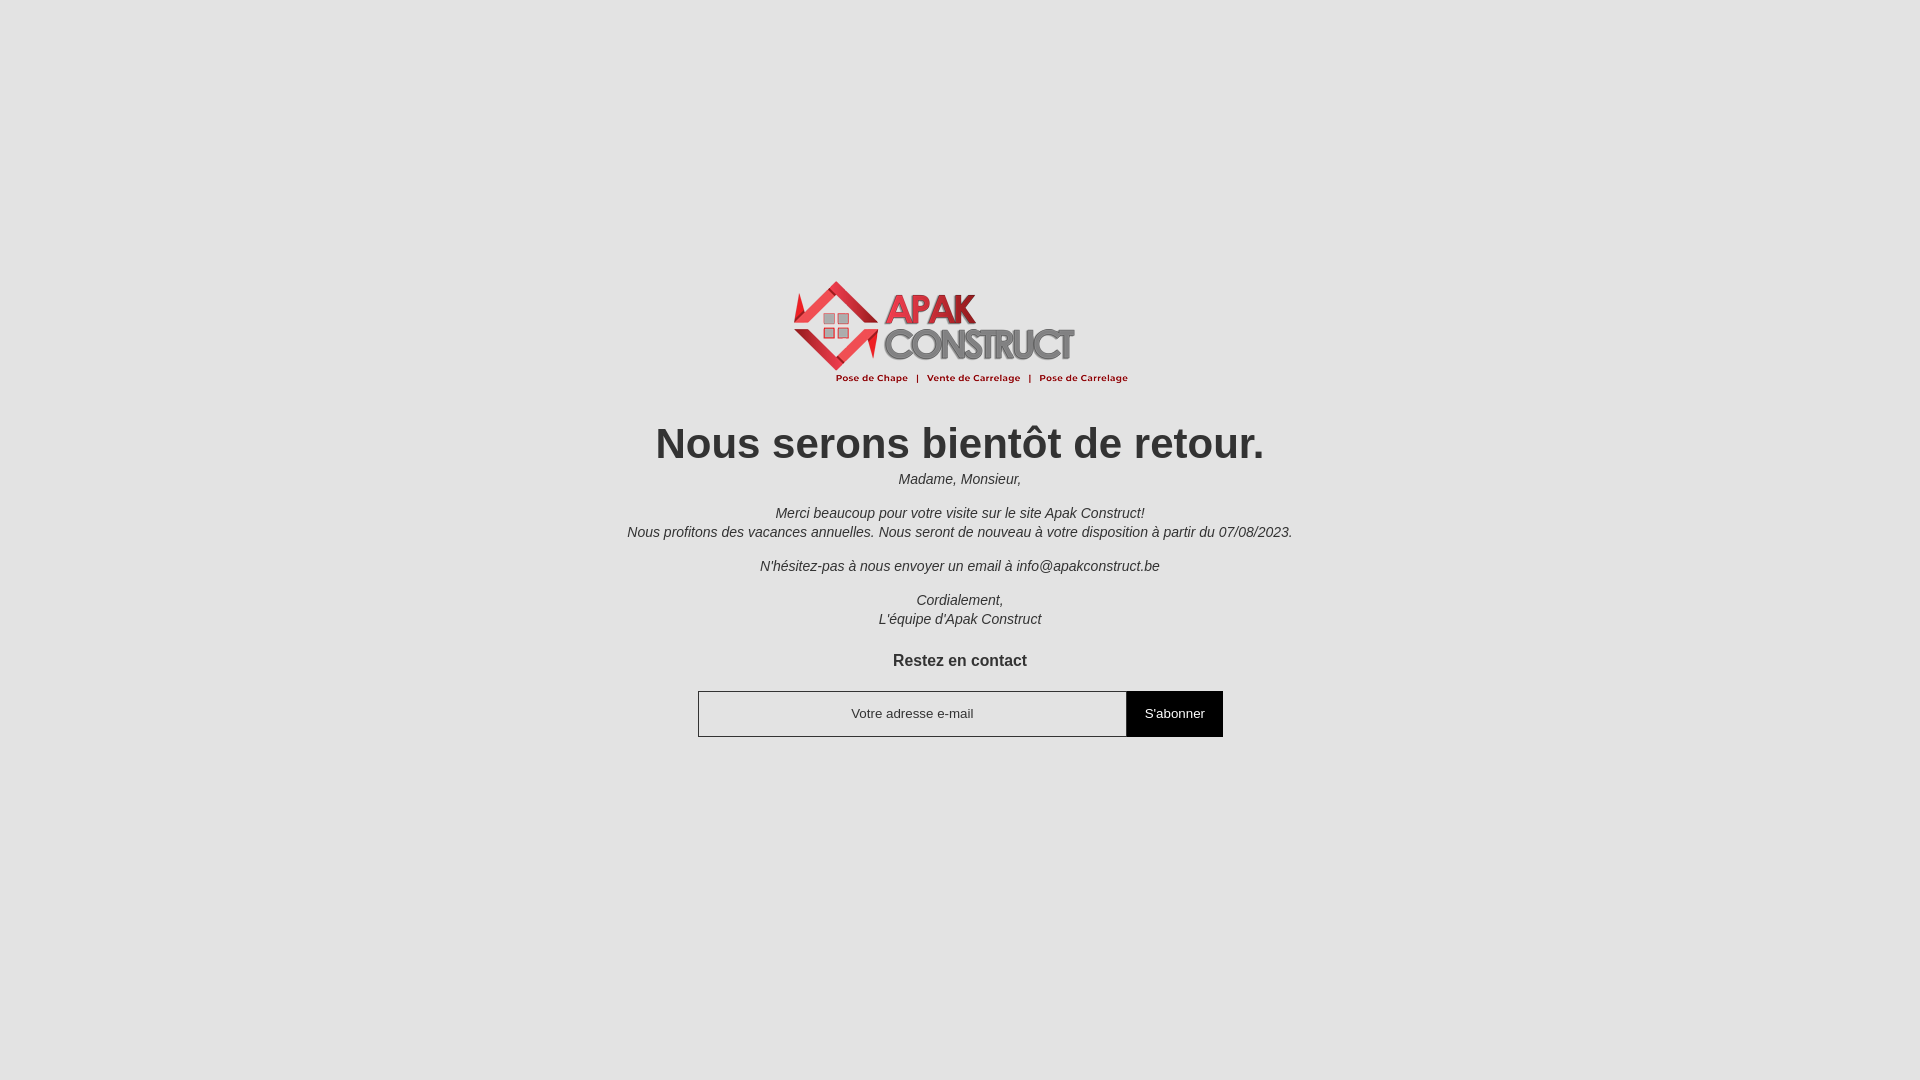  I want to click on 'S'abonner', so click(1174, 712).